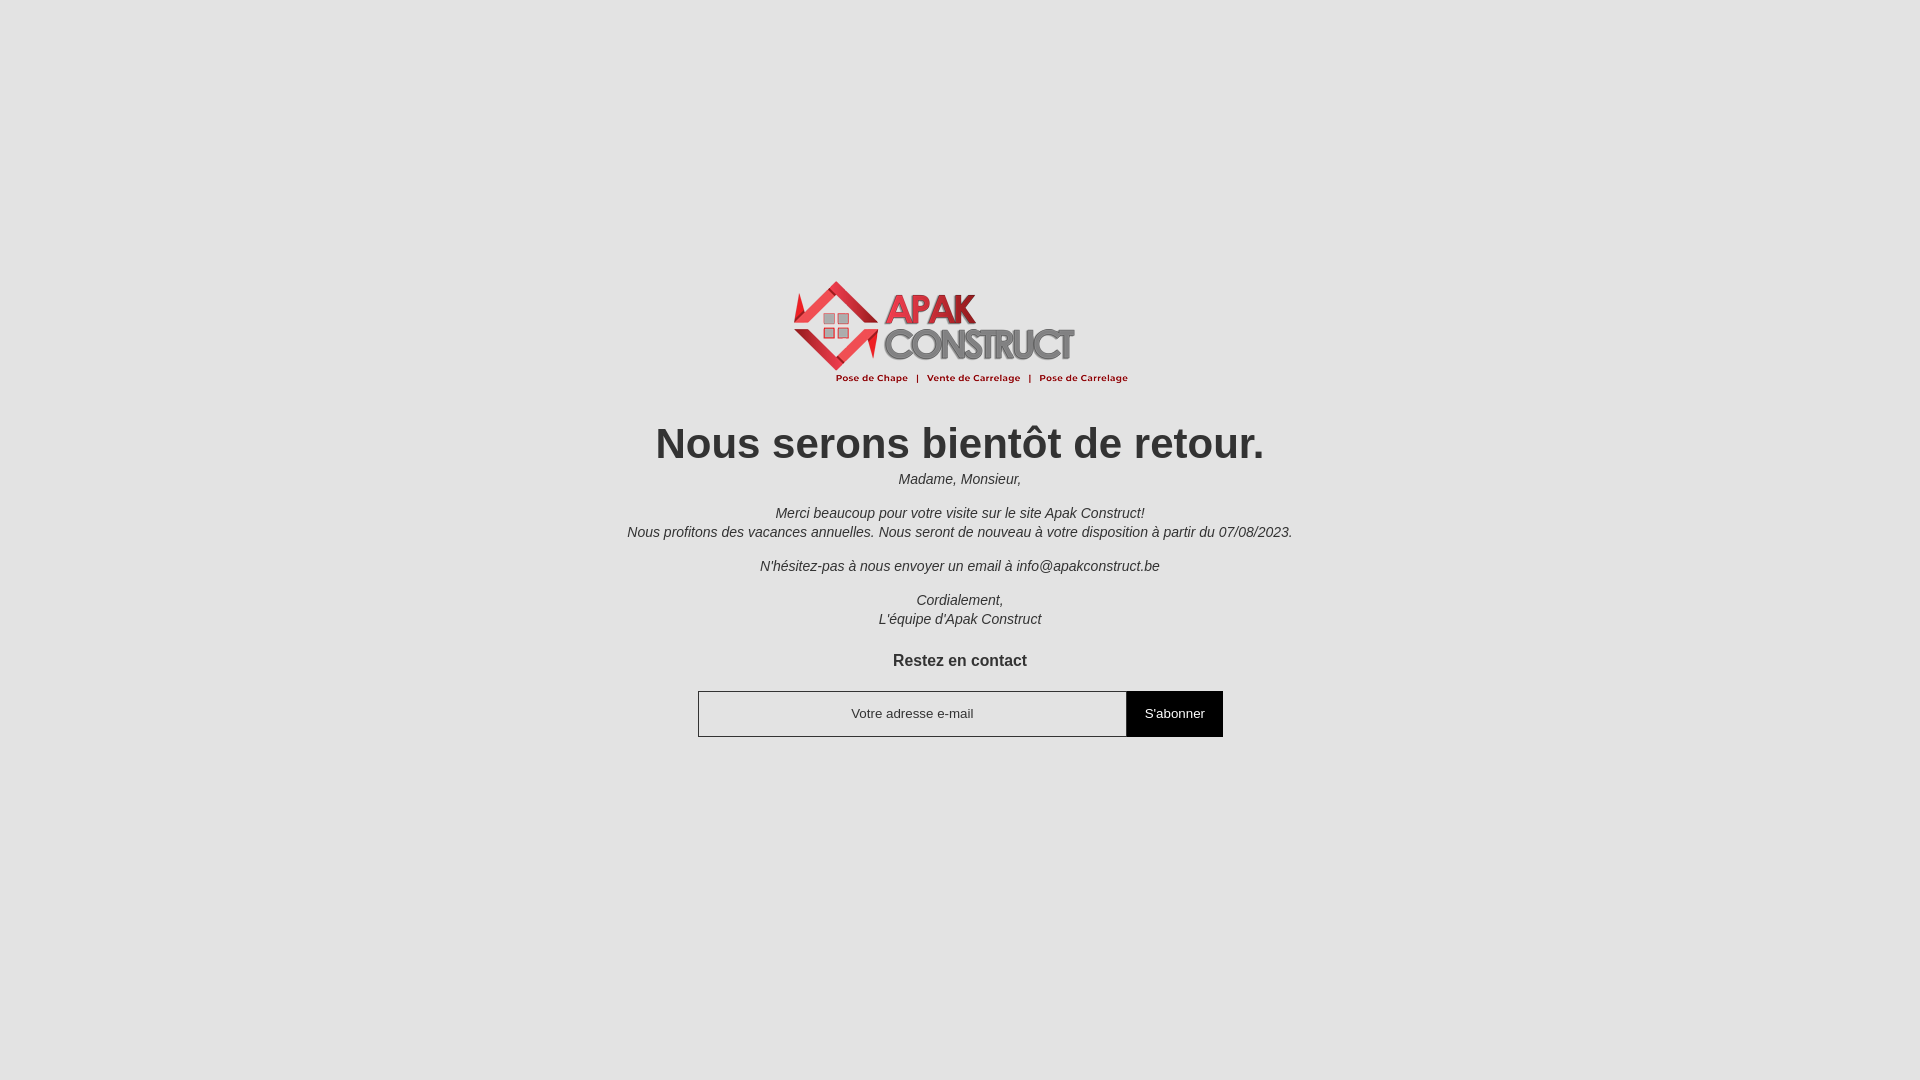  I want to click on 'S'abonner', so click(1174, 712).